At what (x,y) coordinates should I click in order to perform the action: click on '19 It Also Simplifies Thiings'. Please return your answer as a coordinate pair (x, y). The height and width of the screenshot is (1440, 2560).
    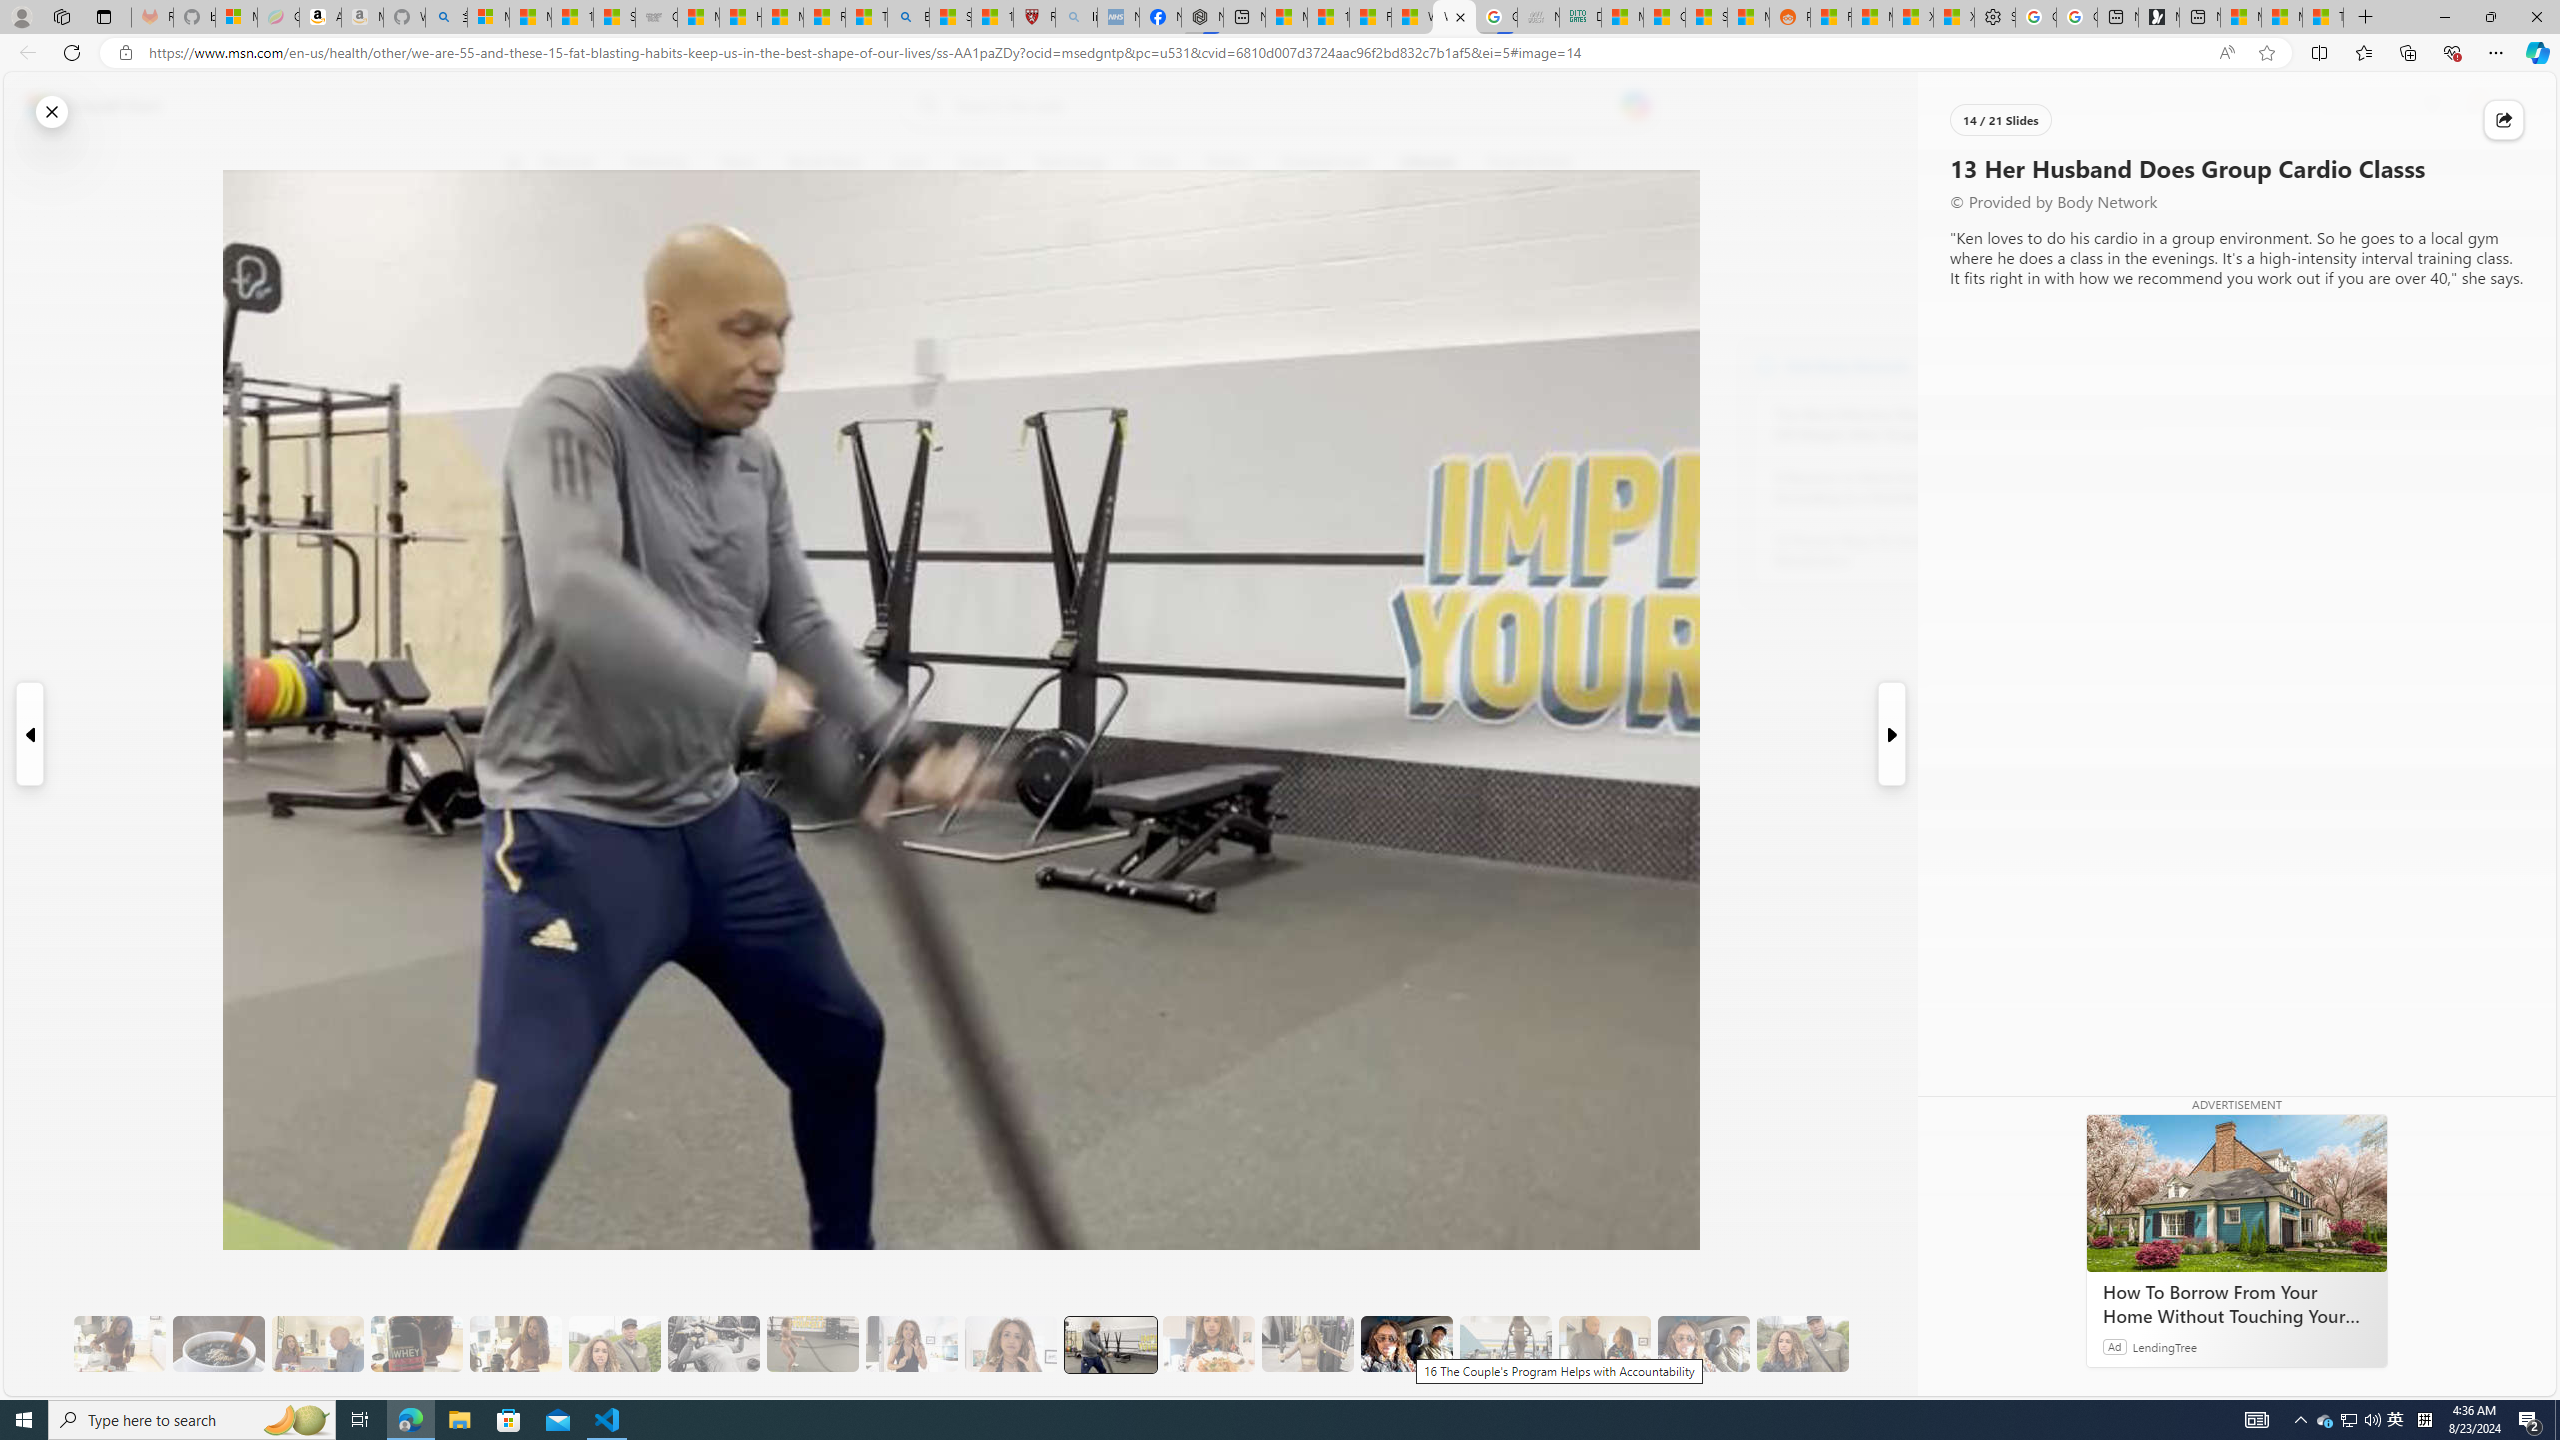
    Looking at the image, I should click on (1703, 1344).